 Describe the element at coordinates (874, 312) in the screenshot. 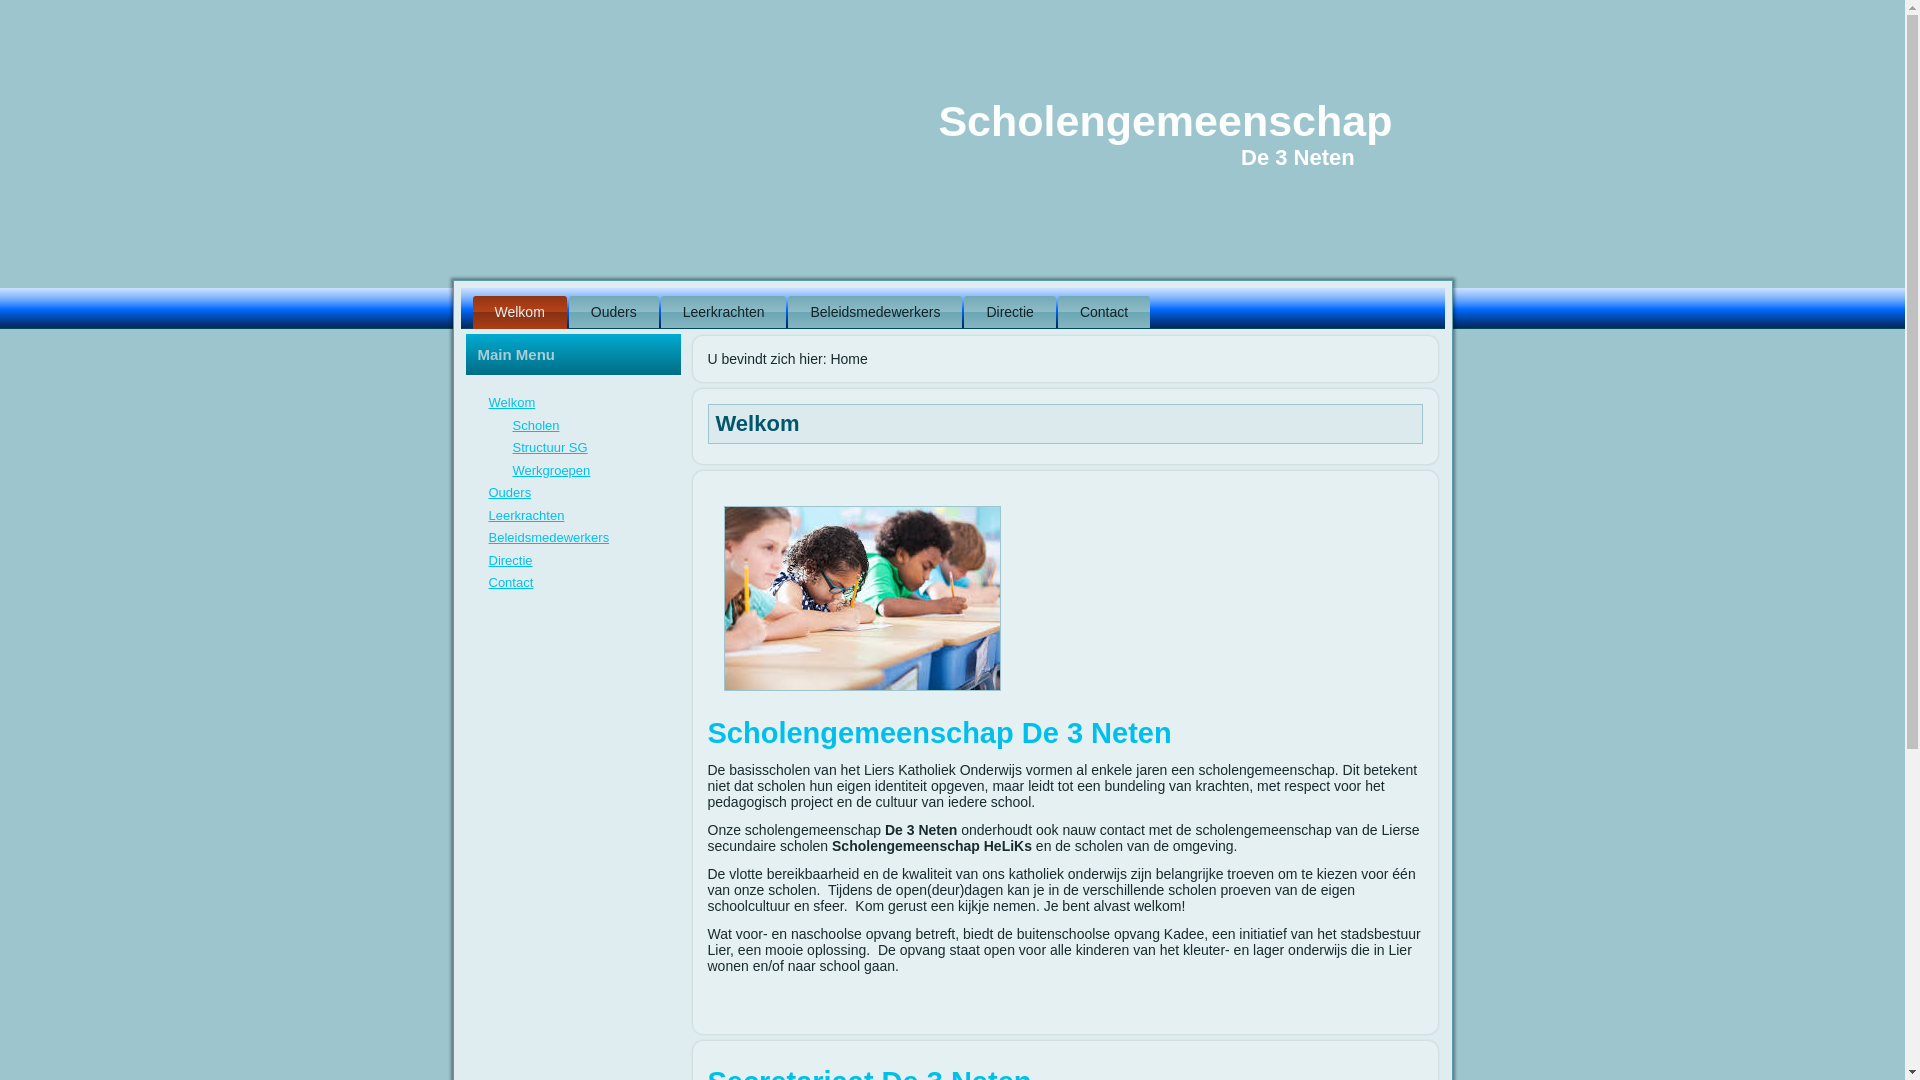

I see `'Beleidsmedewerkers'` at that location.